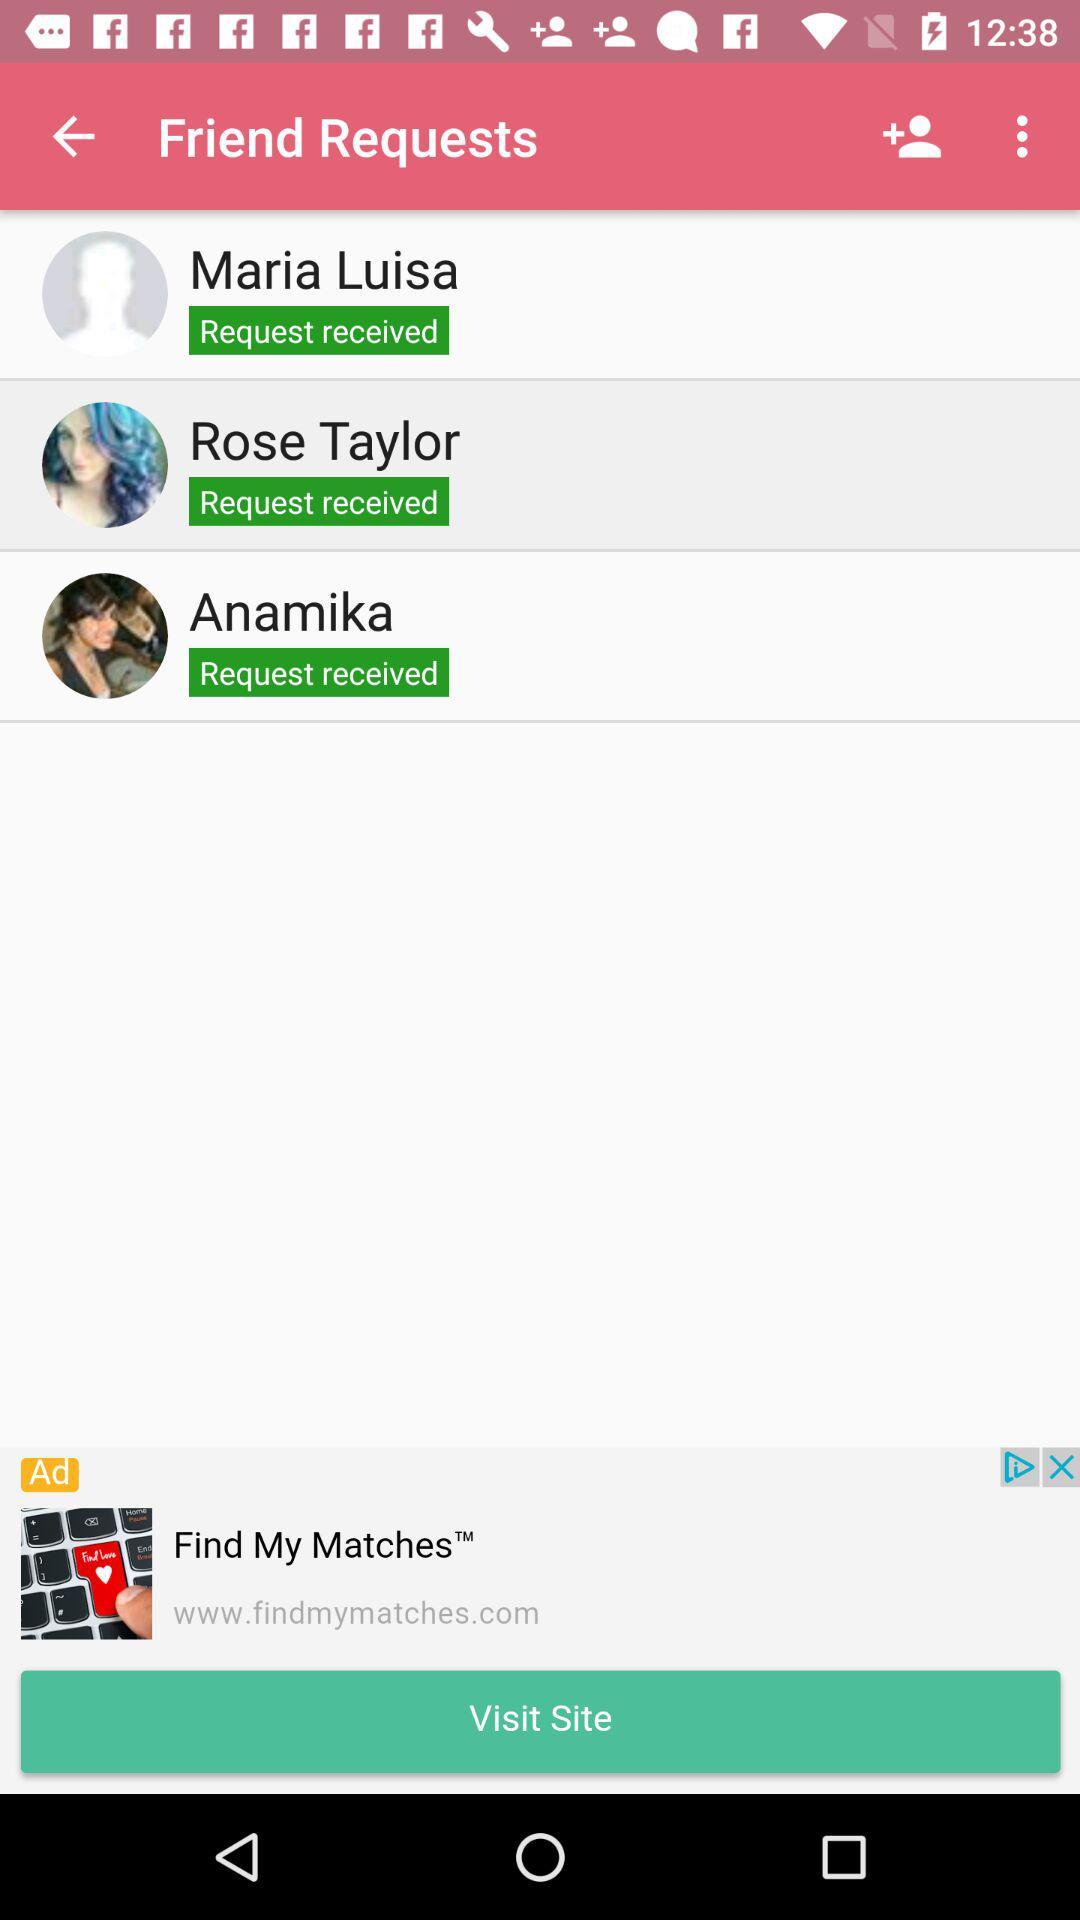 The image size is (1080, 1920). Describe the element at coordinates (540, 1620) in the screenshot. I see `advertisement` at that location.